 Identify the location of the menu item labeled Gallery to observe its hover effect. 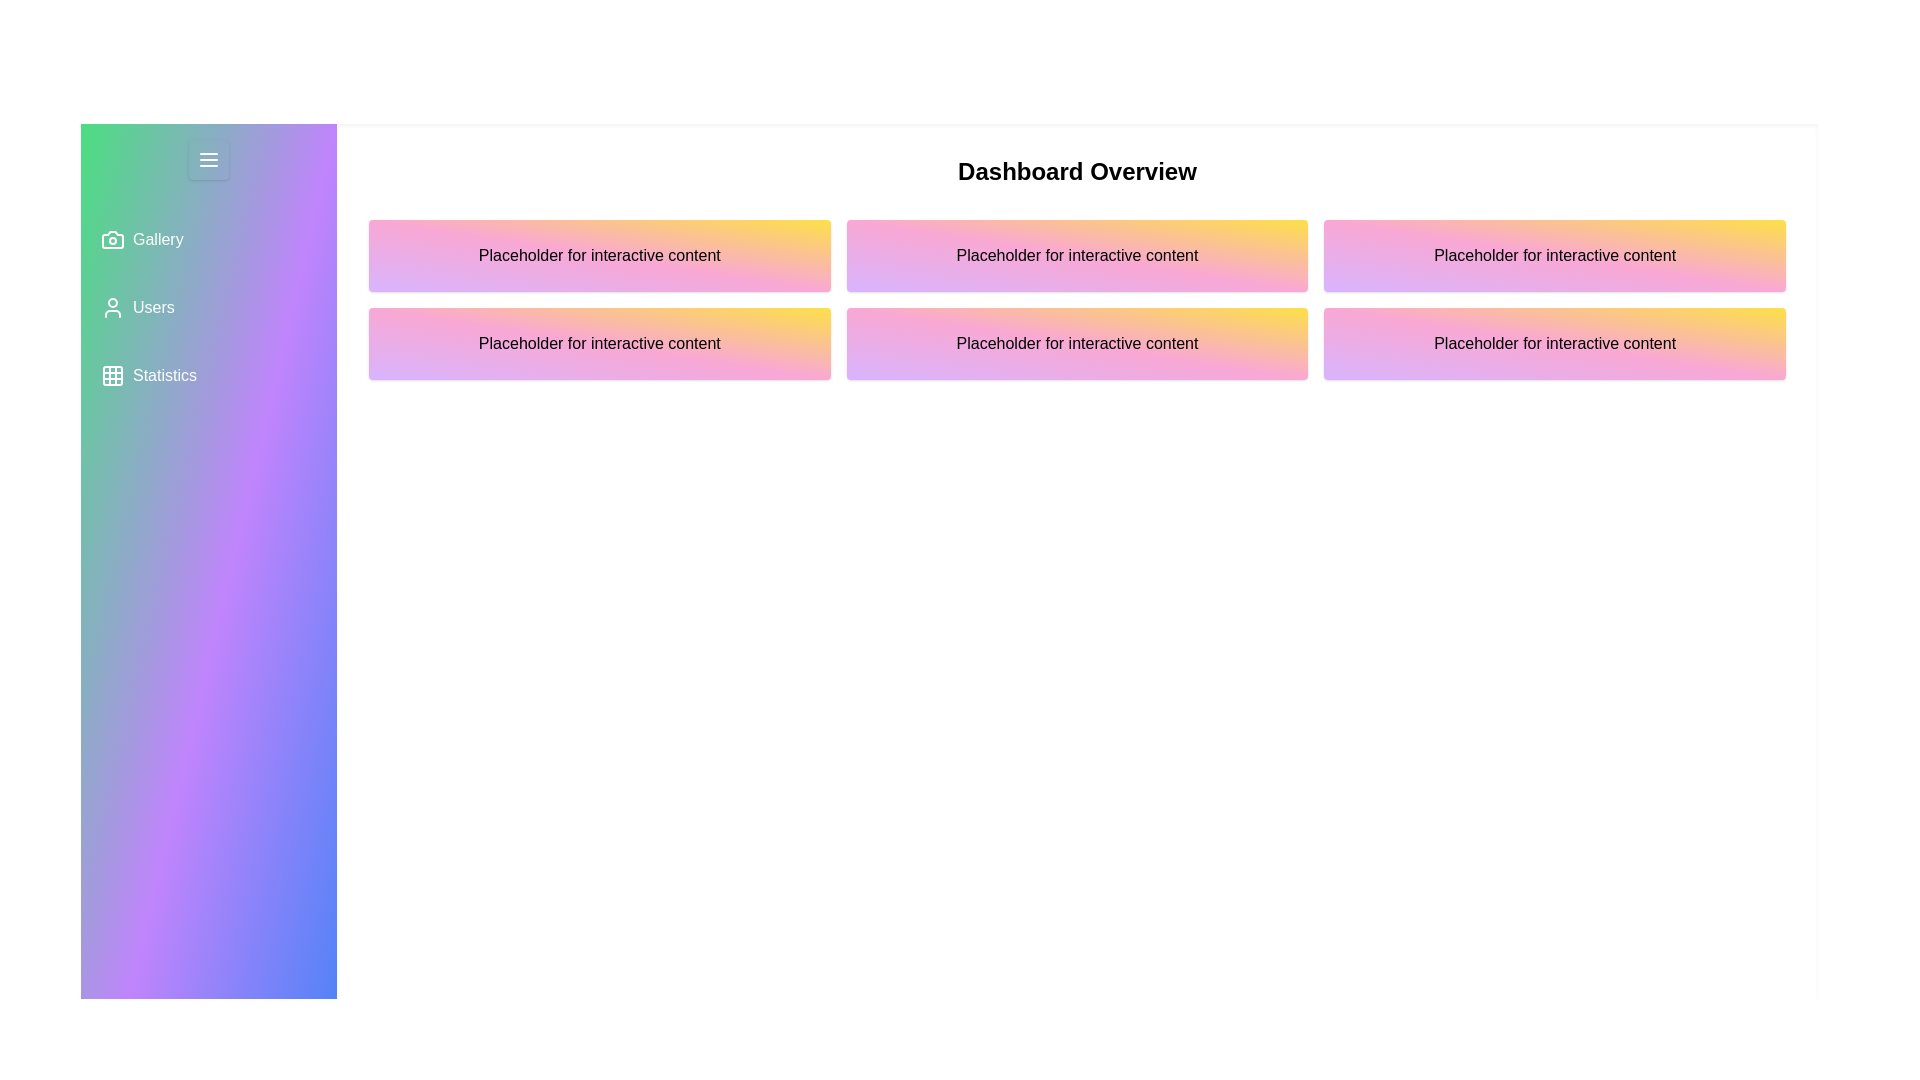
(209, 238).